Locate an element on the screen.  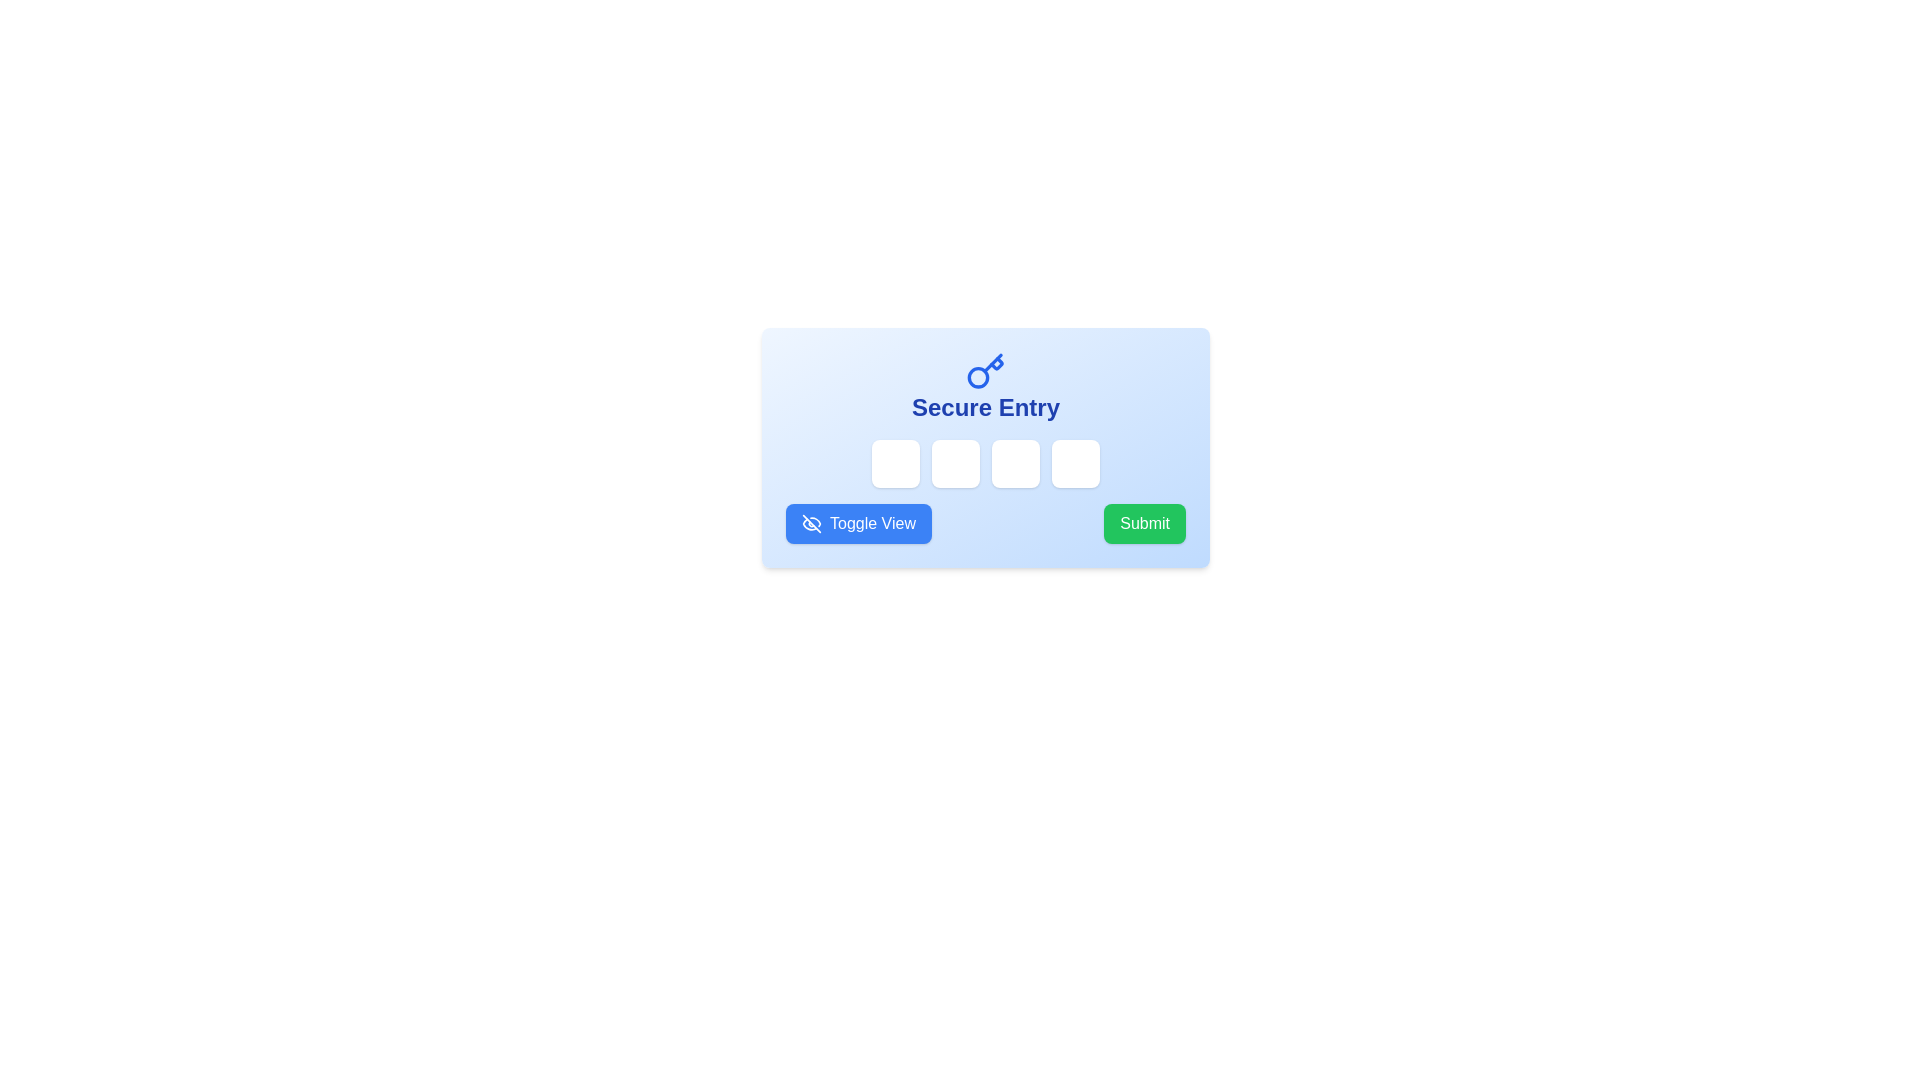
the eye icon with a slash through it, located within the blue button labeled 'Toggle View' is located at coordinates (811, 523).